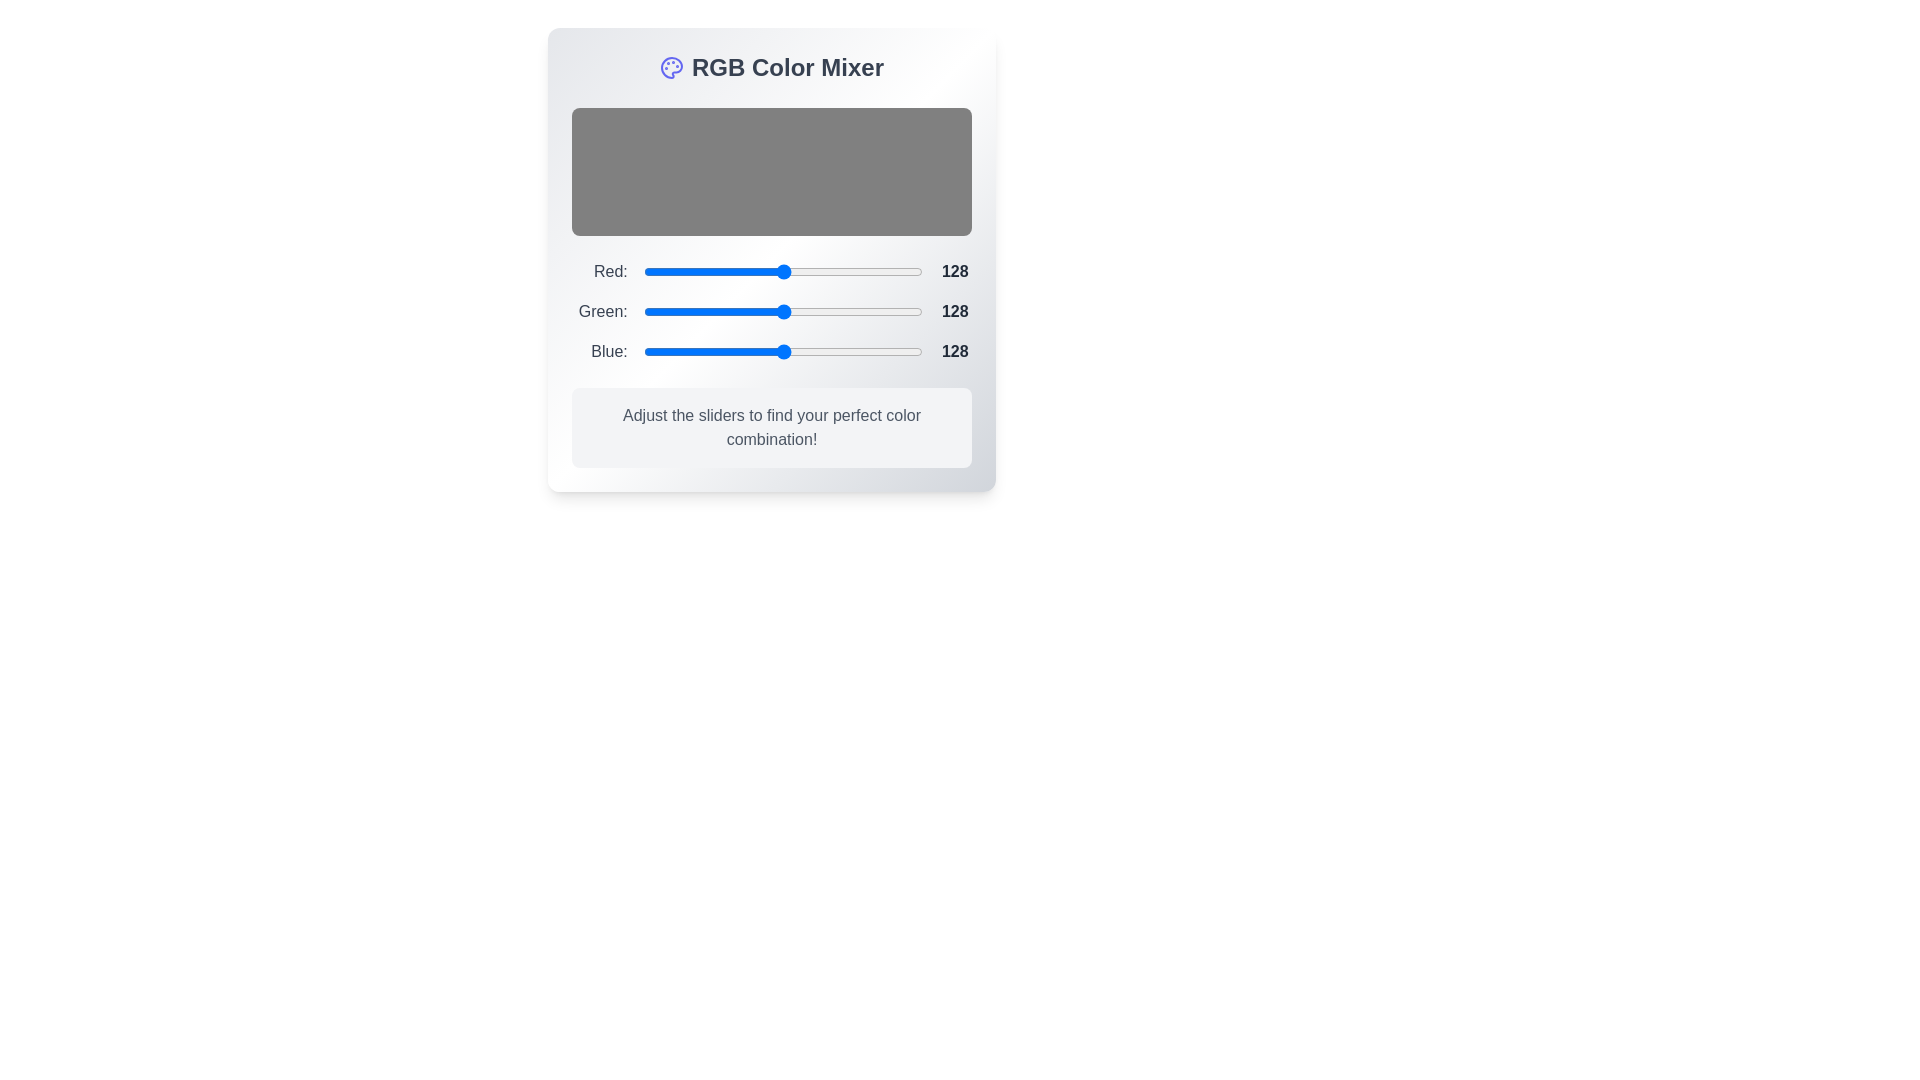 The width and height of the screenshot is (1920, 1080). I want to click on the 1 slider to a value of 12, so click(788, 312).